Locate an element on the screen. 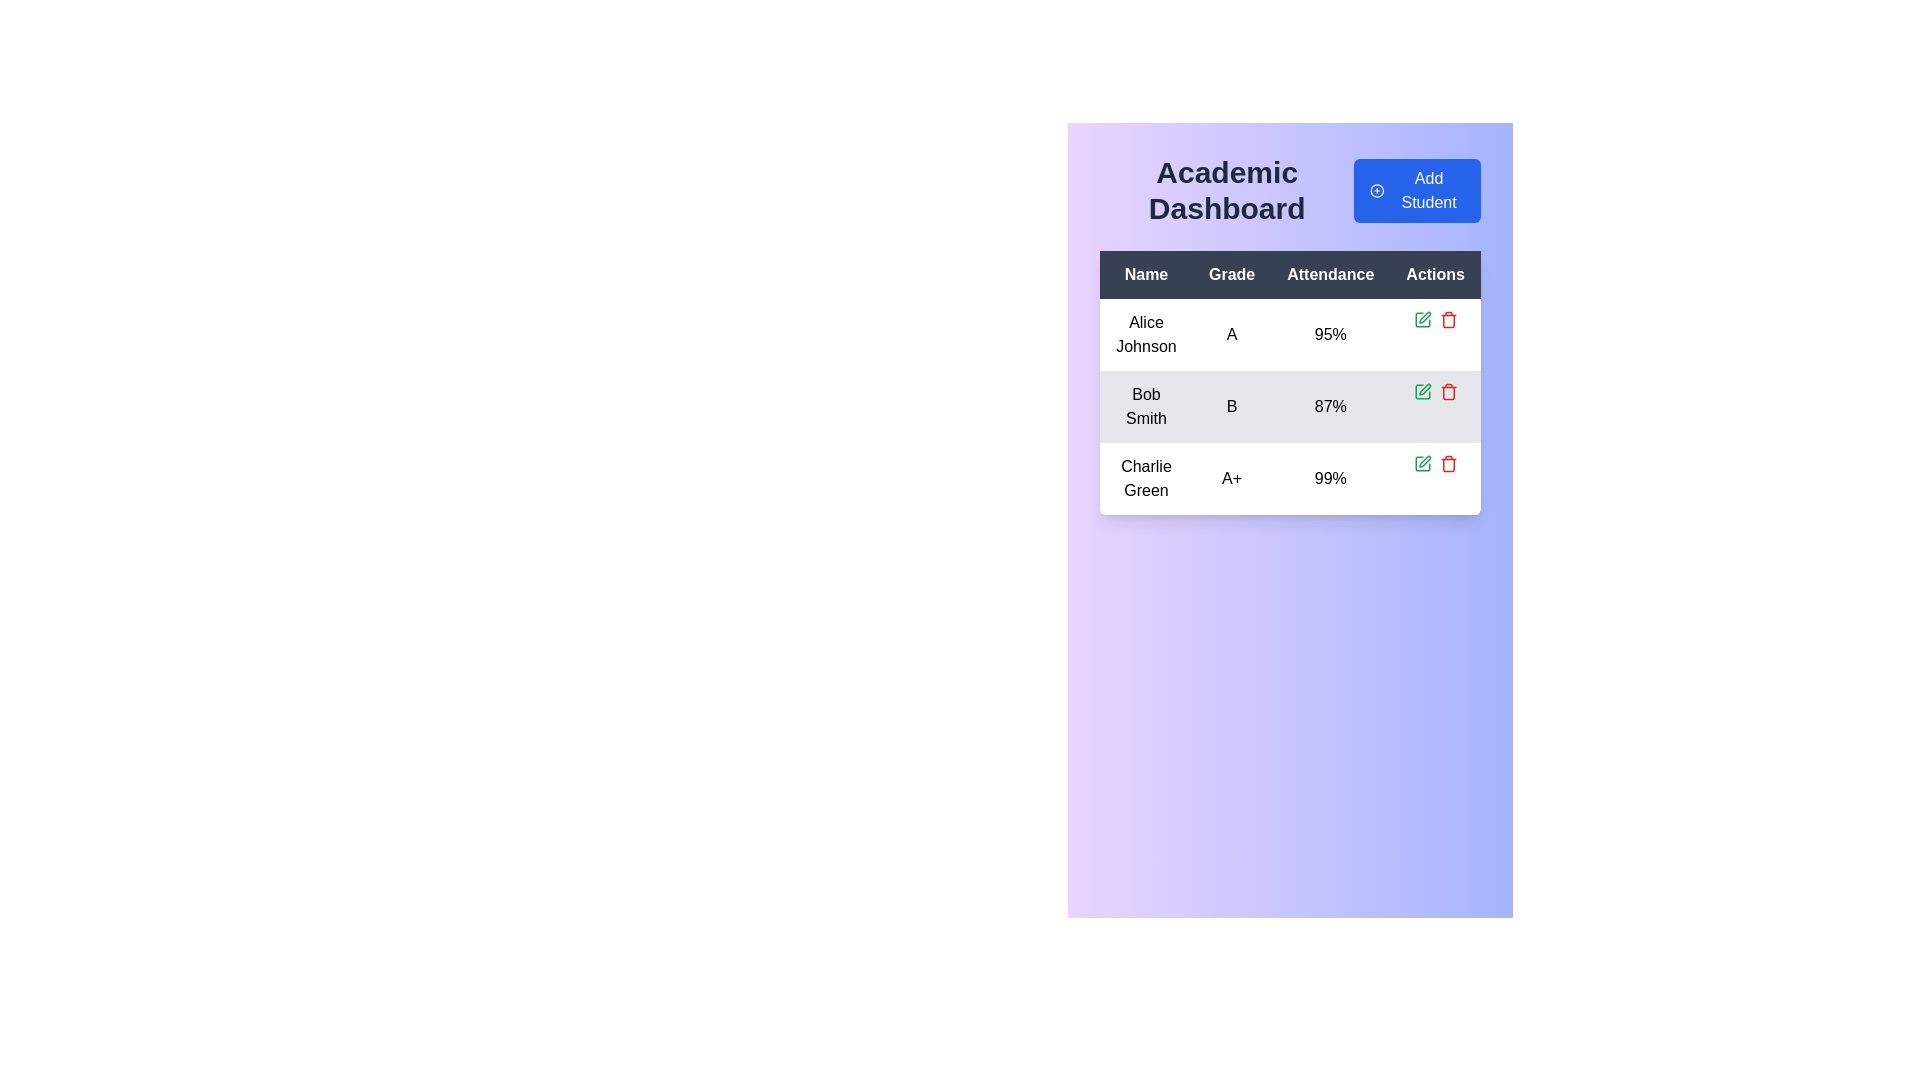  the table row displaying information about 'Charlie Green', which includes their grade 'A+' and attendance '99%', located as the third row in the table is located at coordinates (1290, 478).